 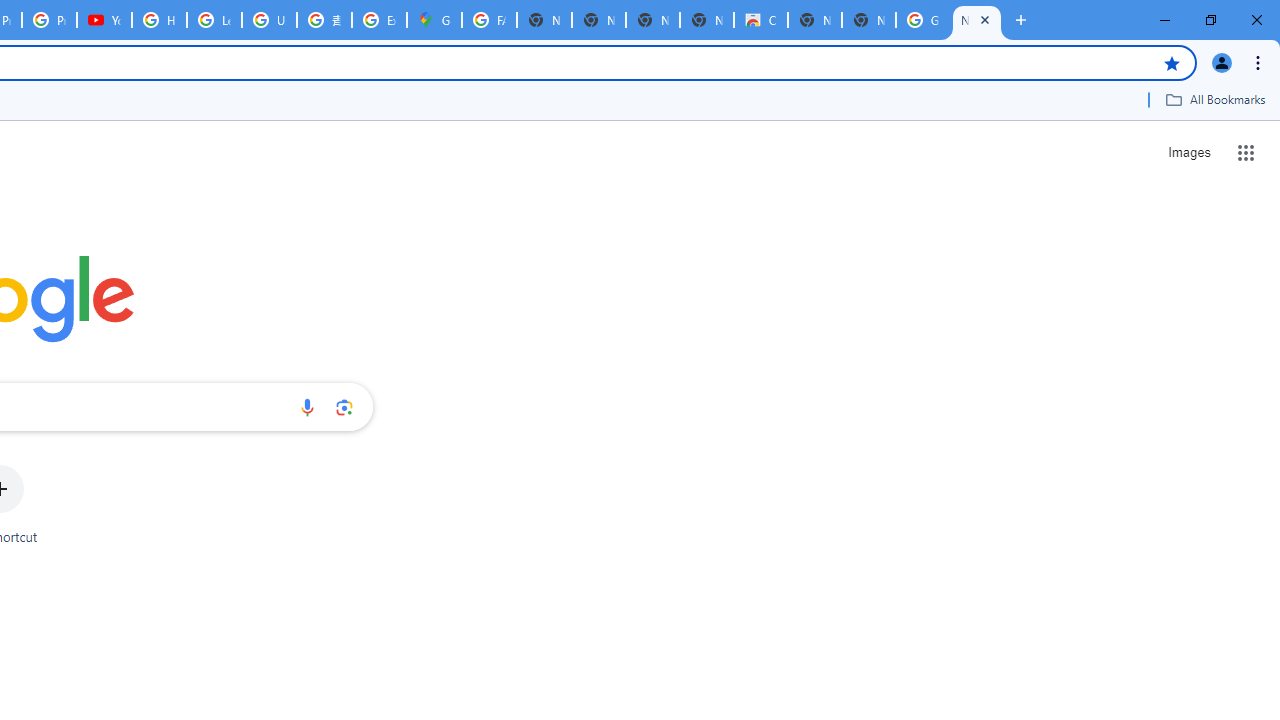 I want to click on 'Search by voice', so click(x=306, y=406).